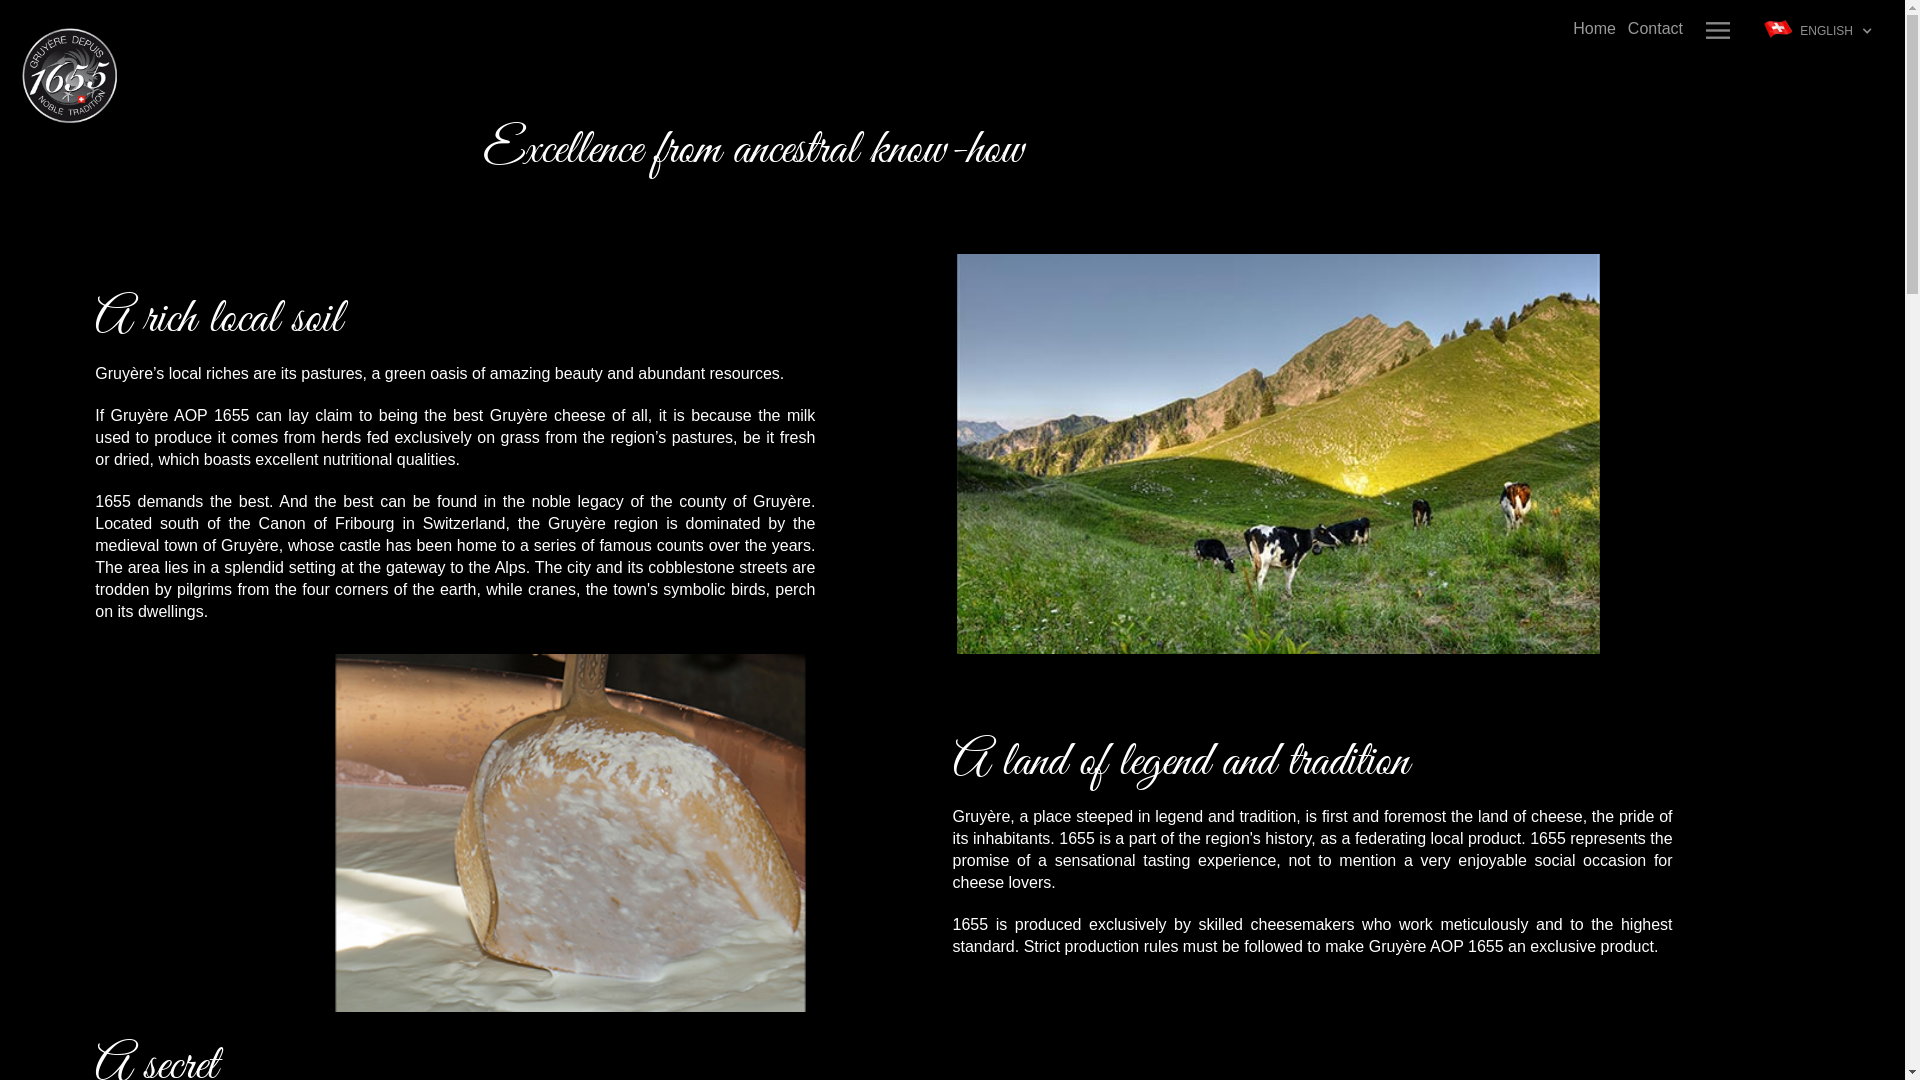 The image size is (1920, 1080). What do you see at coordinates (1593, 29) in the screenshot?
I see `'Home'` at bounding box center [1593, 29].